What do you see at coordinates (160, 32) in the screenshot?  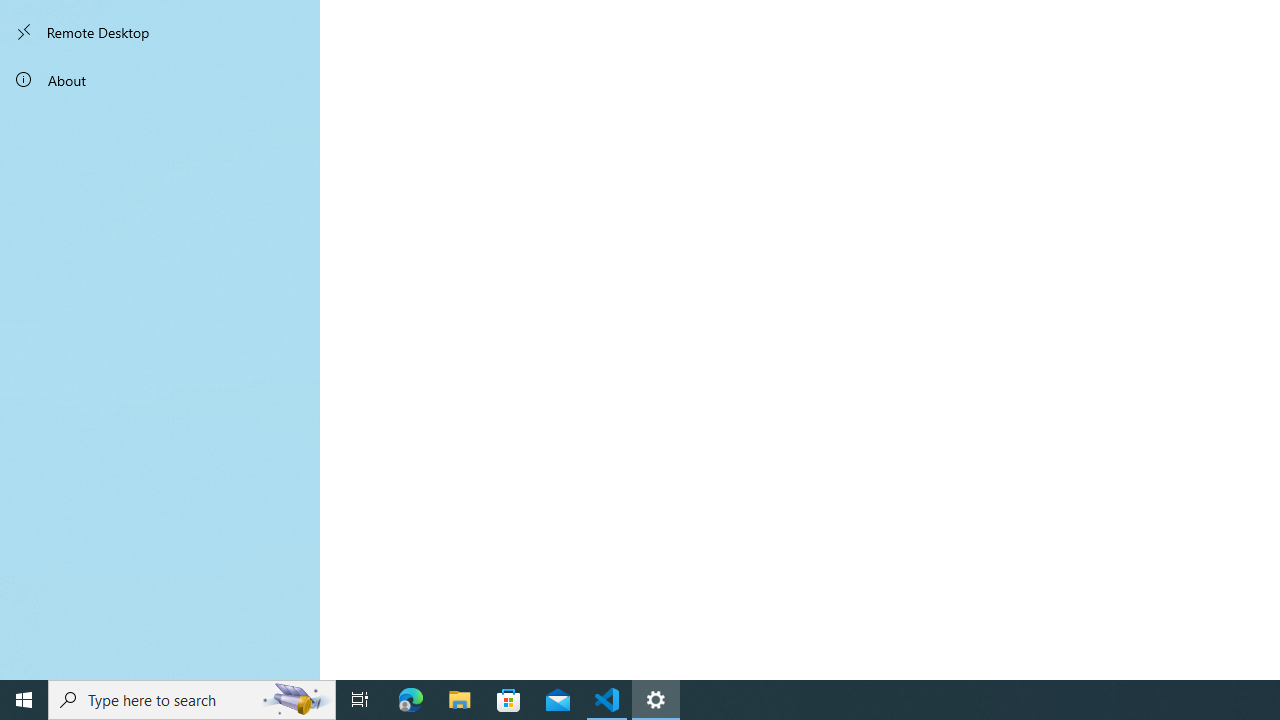 I see `'Remote Desktop'` at bounding box center [160, 32].